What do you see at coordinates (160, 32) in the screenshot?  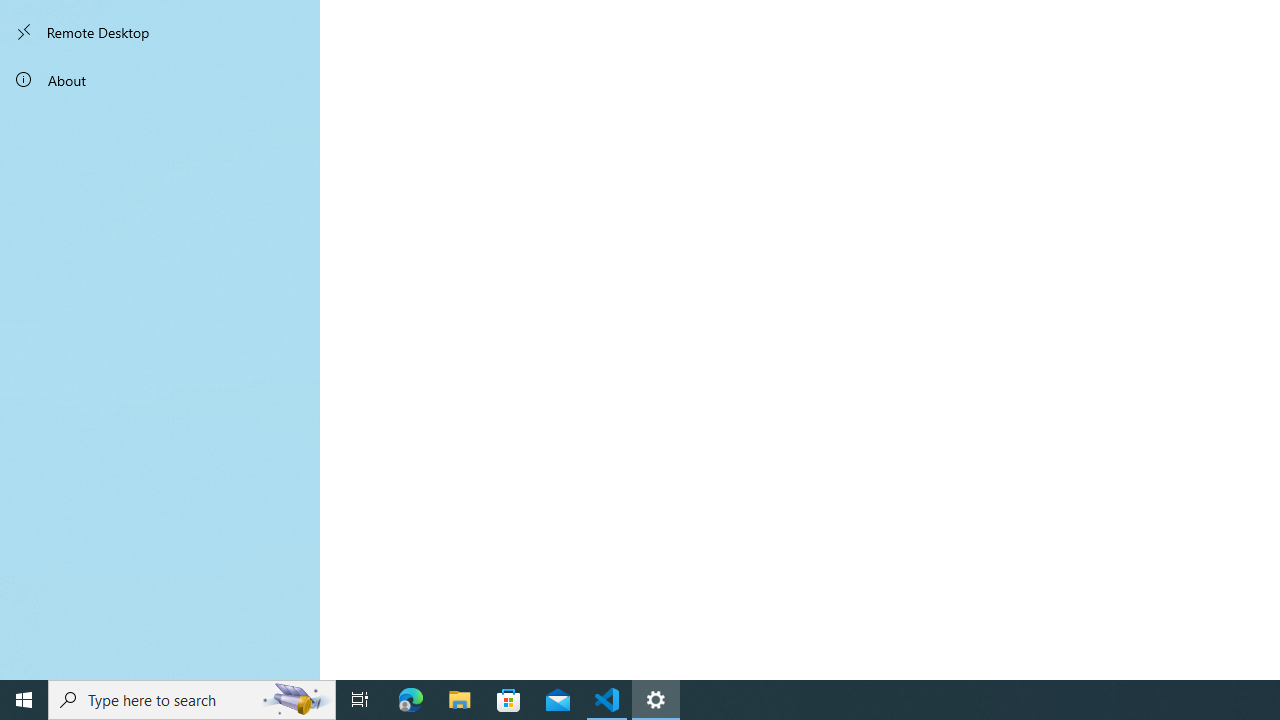 I see `'Remote Desktop'` at bounding box center [160, 32].